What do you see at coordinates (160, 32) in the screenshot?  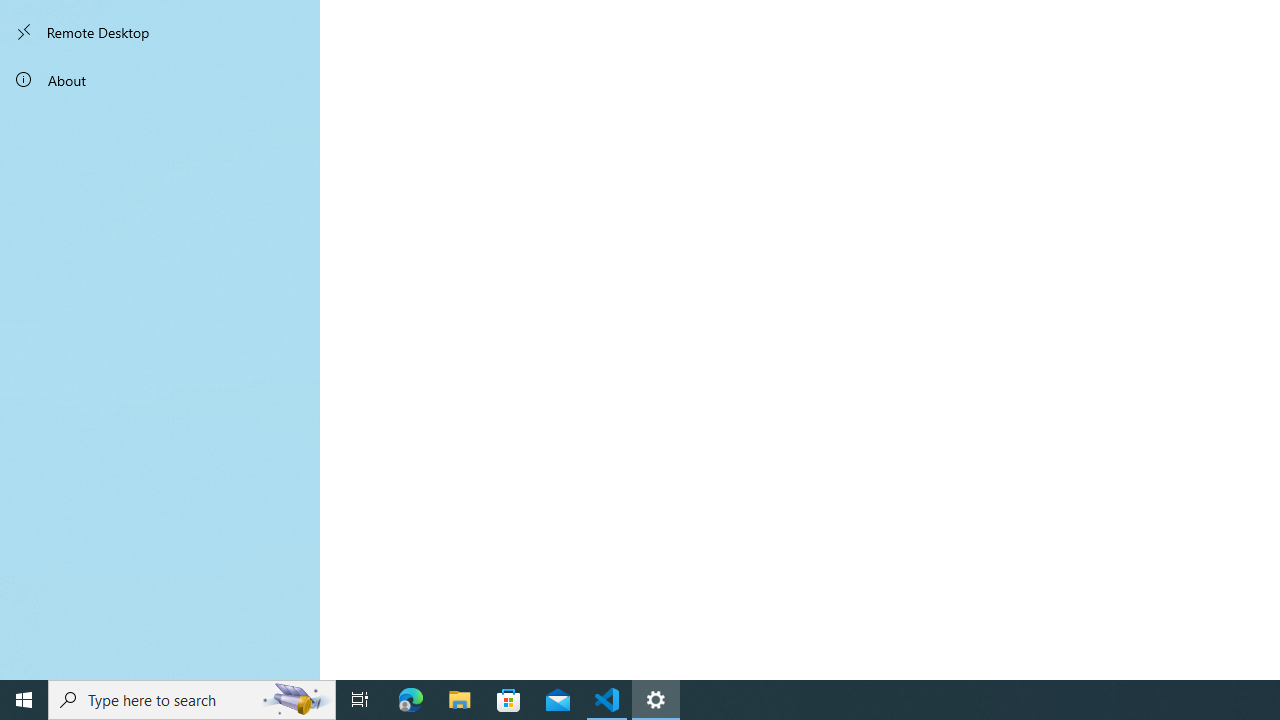 I see `'Remote Desktop'` at bounding box center [160, 32].